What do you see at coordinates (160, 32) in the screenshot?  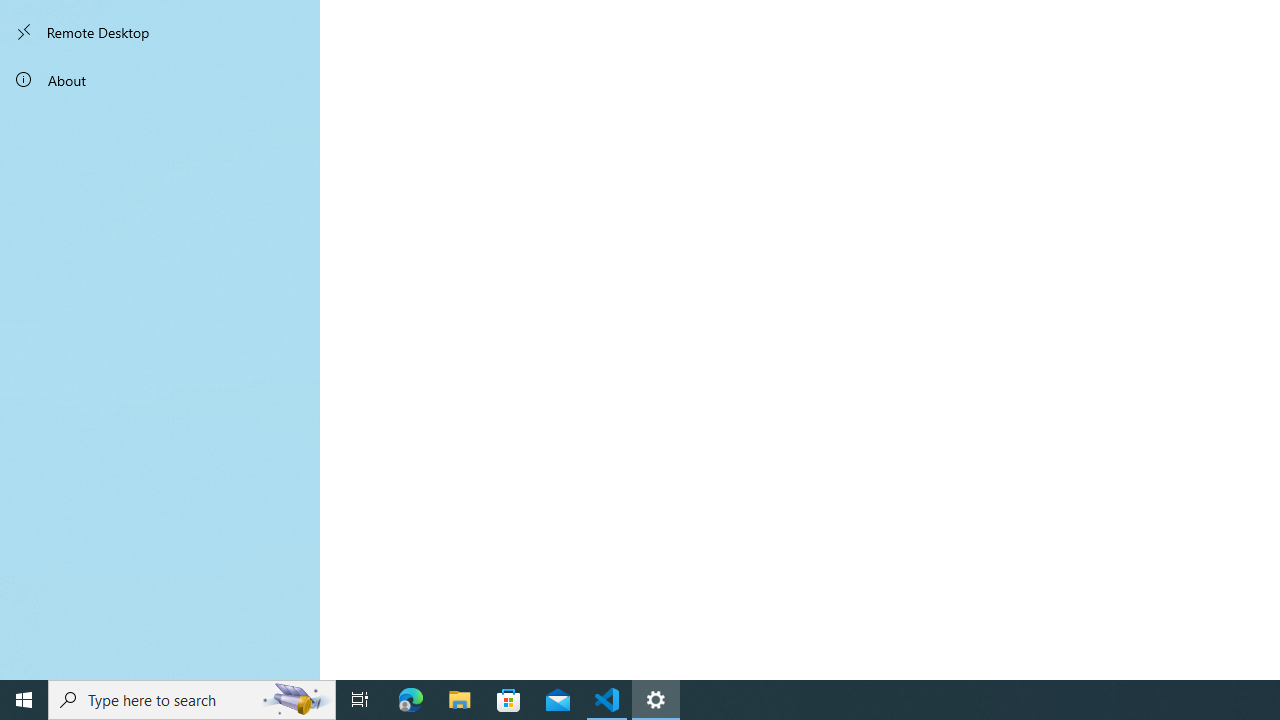 I see `'Remote Desktop'` at bounding box center [160, 32].